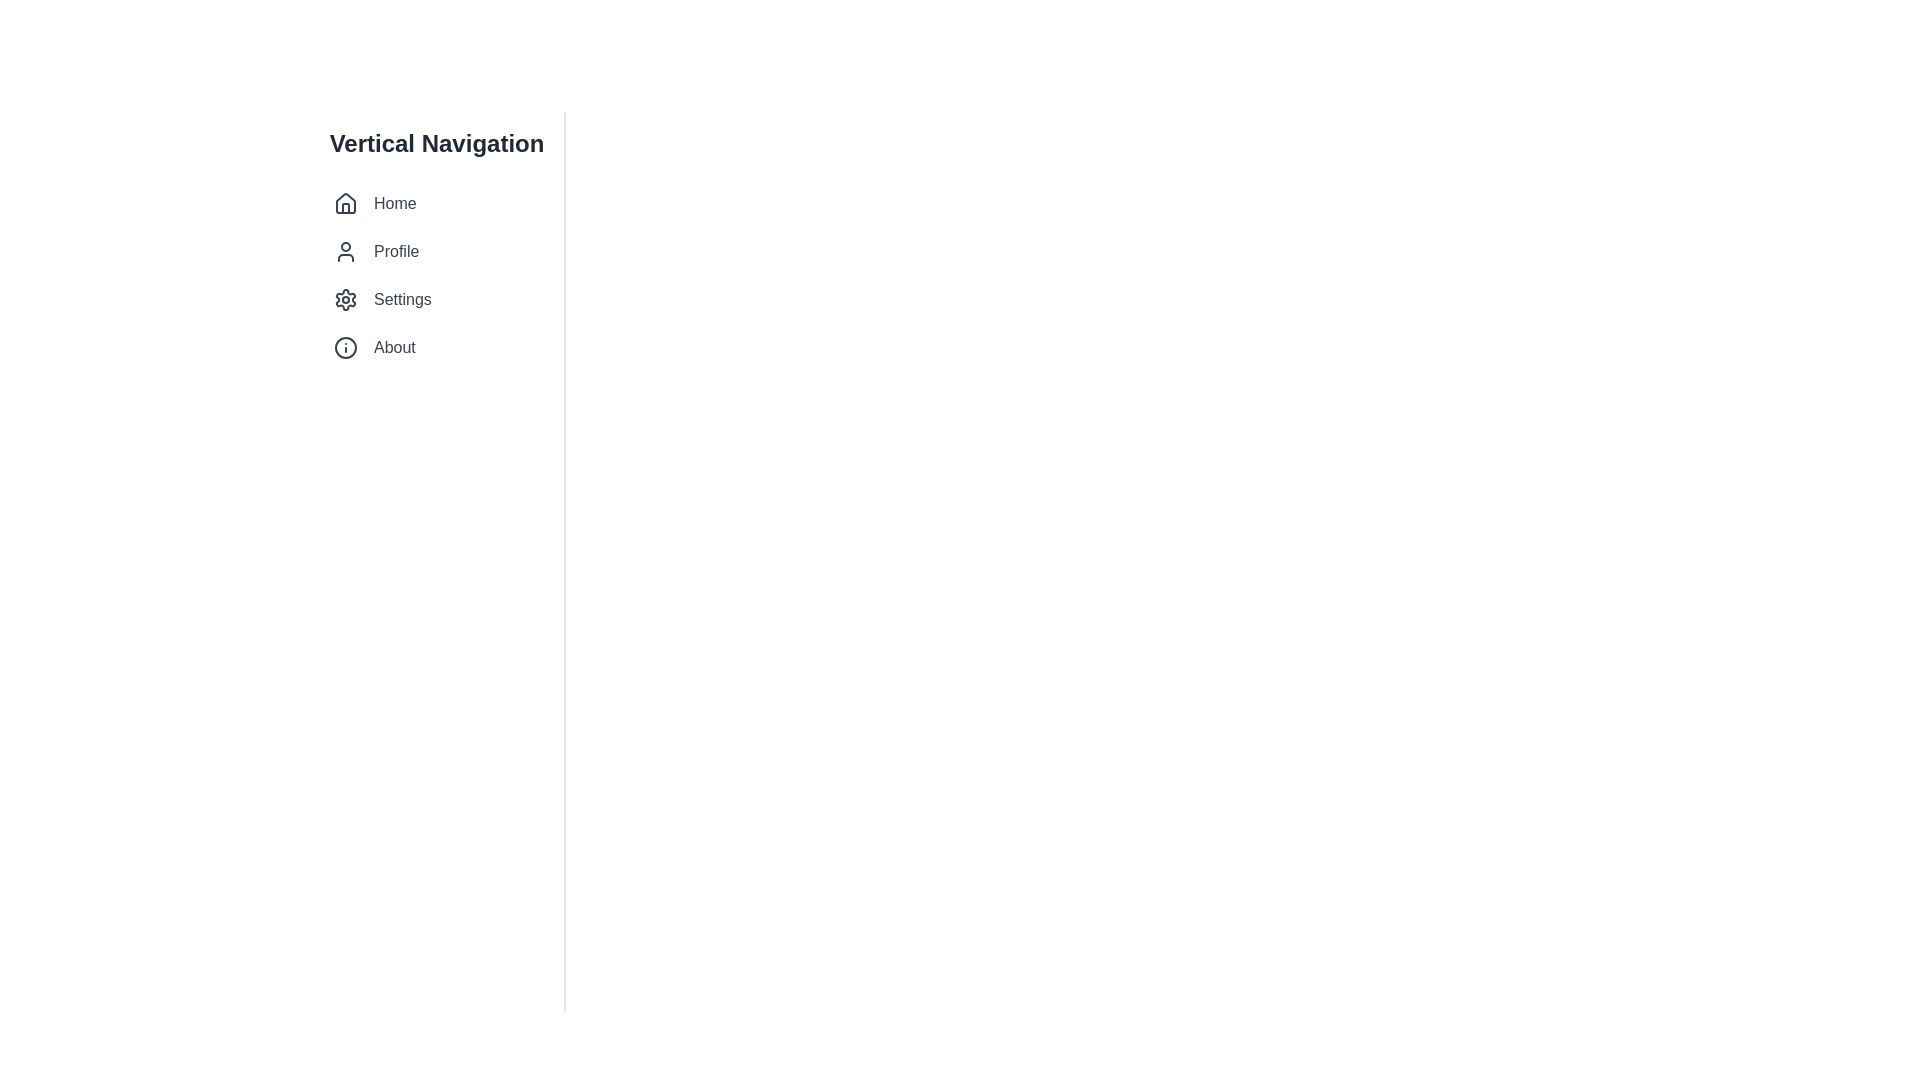 The width and height of the screenshot is (1920, 1080). What do you see at coordinates (345, 300) in the screenshot?
I see `the settings icon located in the vertical navigation bar, which is the third item after 'Home' and 'Profile'` at bounding box center [345, 300].